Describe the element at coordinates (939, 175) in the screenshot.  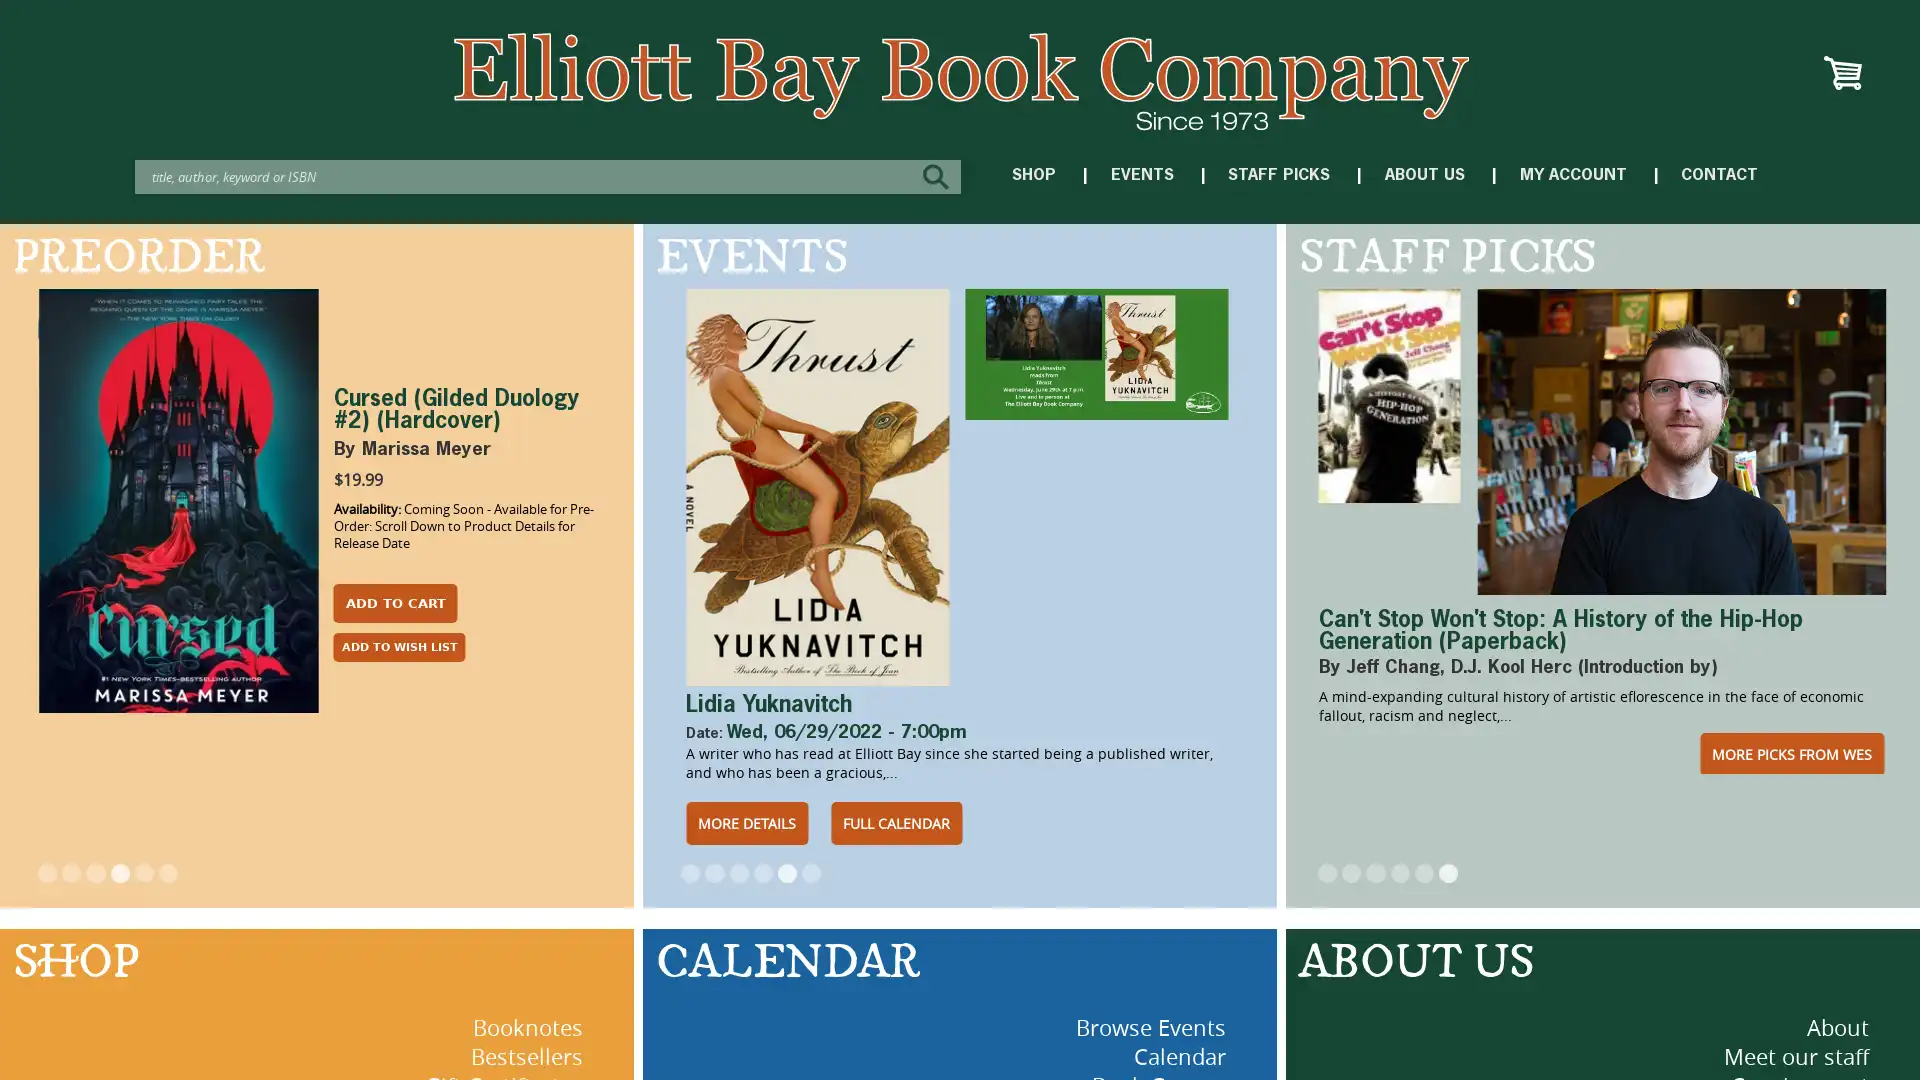
I see `Search` at that location.